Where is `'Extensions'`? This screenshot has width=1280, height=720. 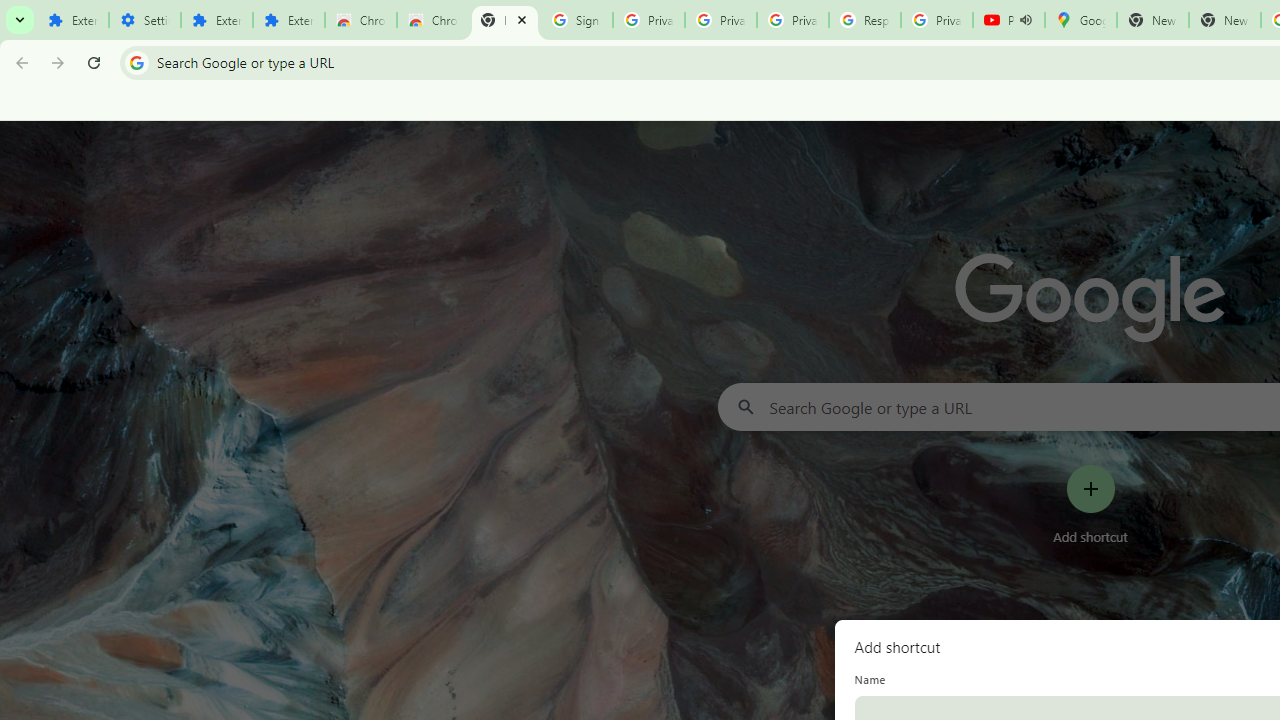
'Extensions' is located at coordinates (288, 20).